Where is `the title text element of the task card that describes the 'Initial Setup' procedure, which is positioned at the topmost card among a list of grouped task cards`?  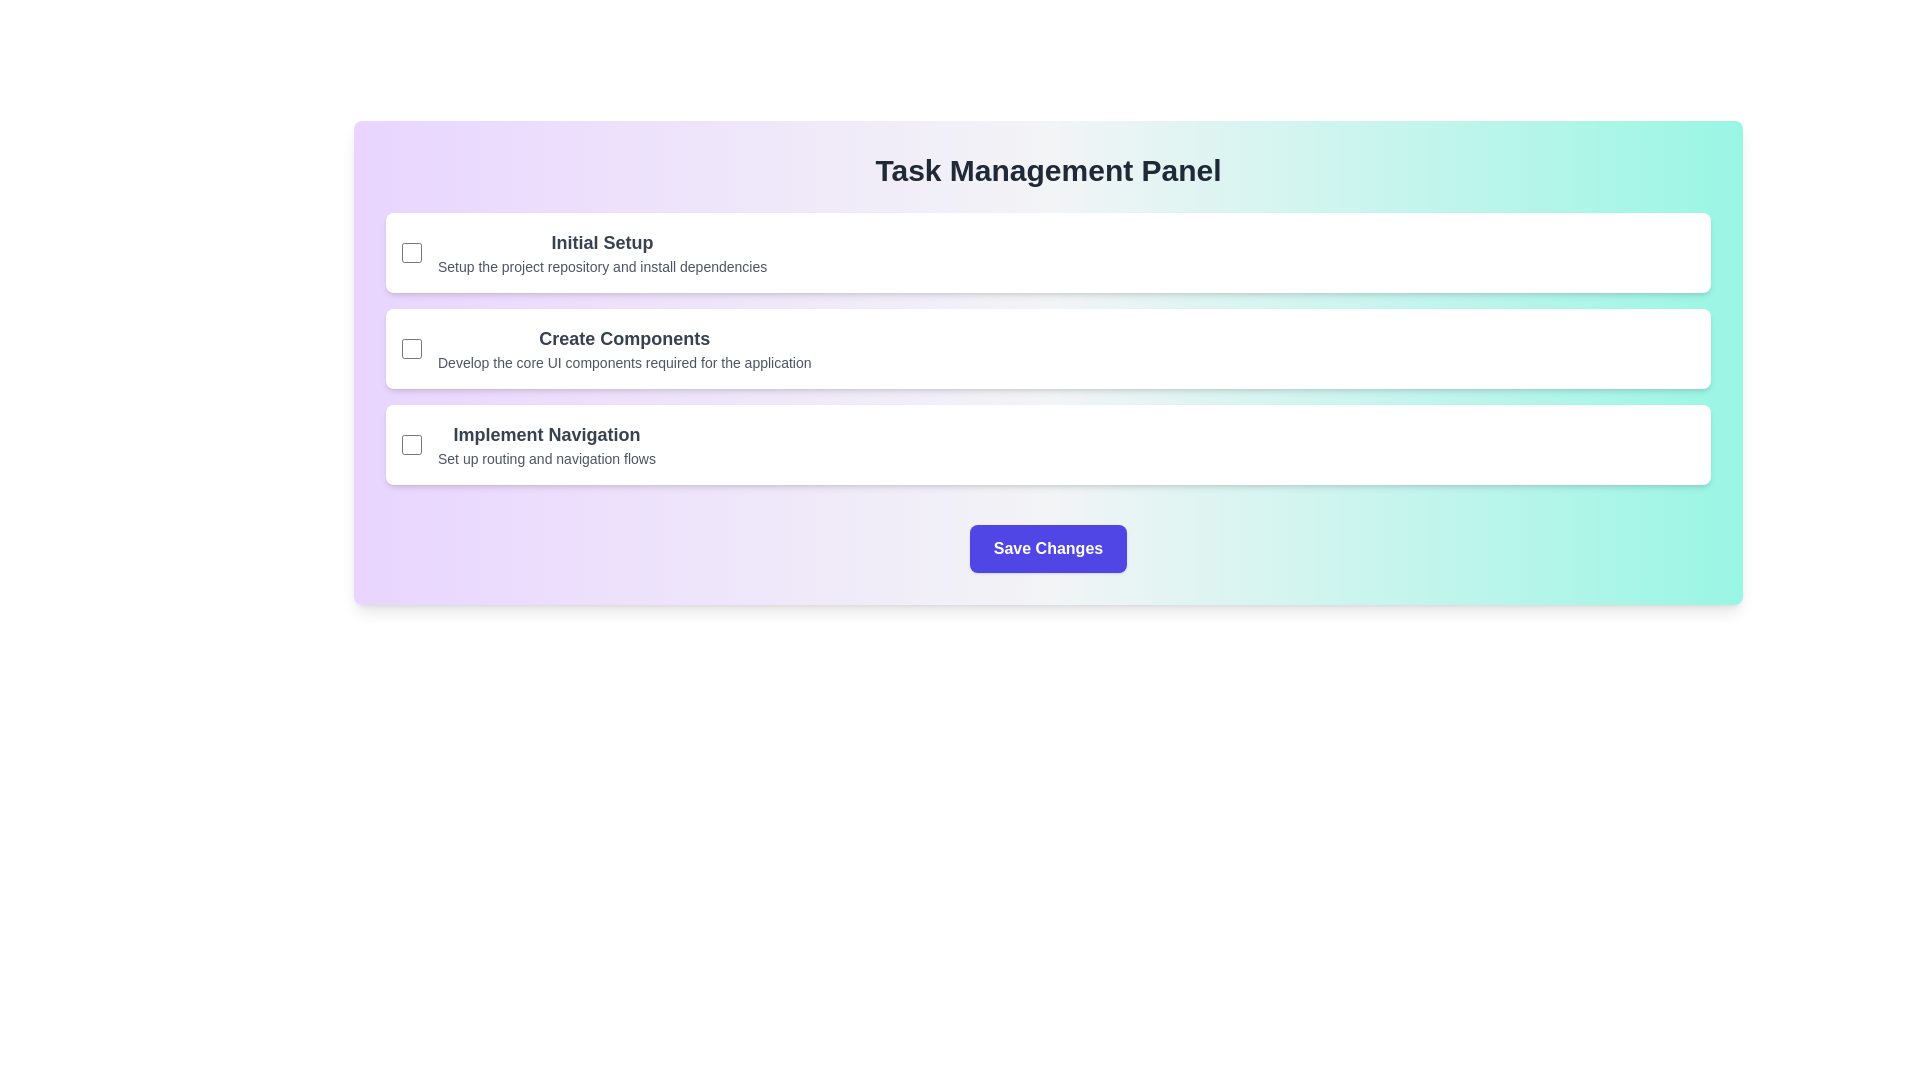
the title text element of the task card that describes the 'Initial Setup' procedure, which is positioned at the topmost card among a list of grouped task cards is located at coordinates (601, 242).